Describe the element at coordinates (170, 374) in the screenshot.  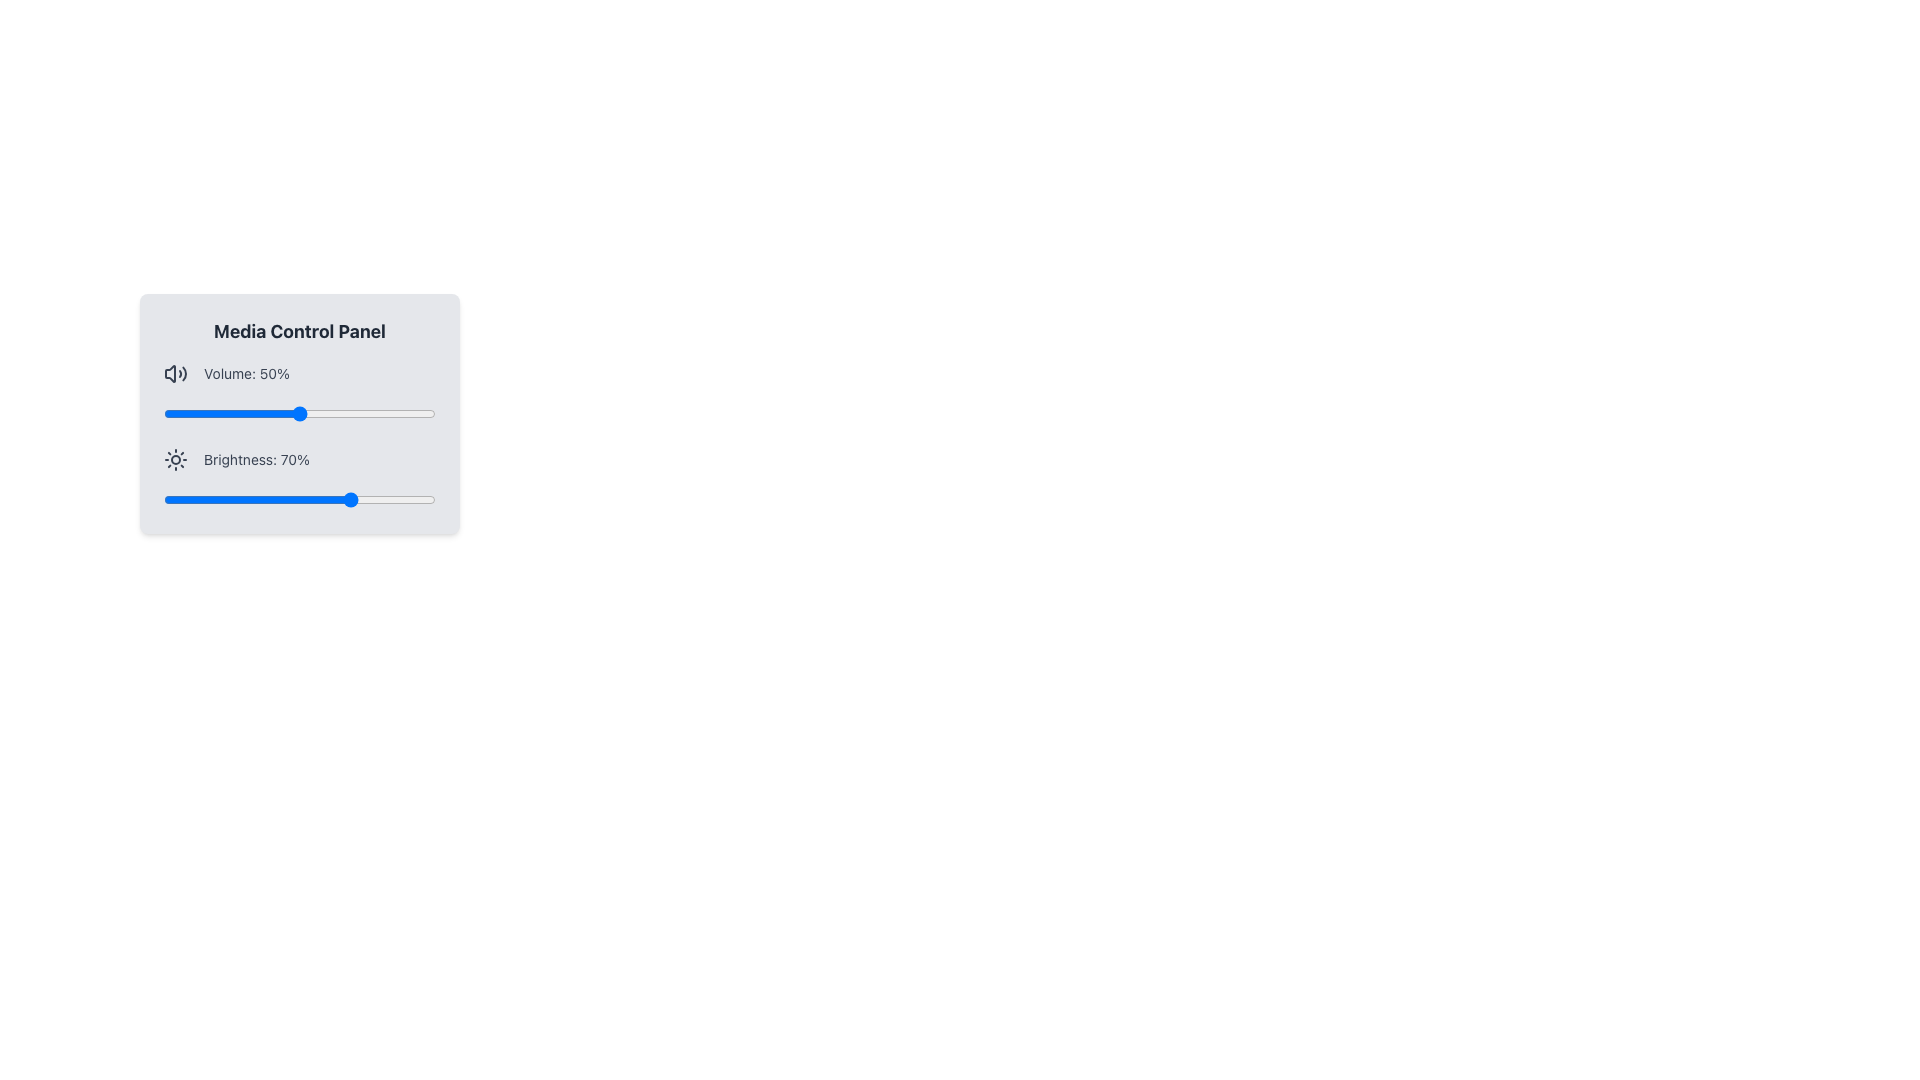
I see `the main speaker body of the speaker icon, which is positioned to the left of the two circular wave indicators` at that location.